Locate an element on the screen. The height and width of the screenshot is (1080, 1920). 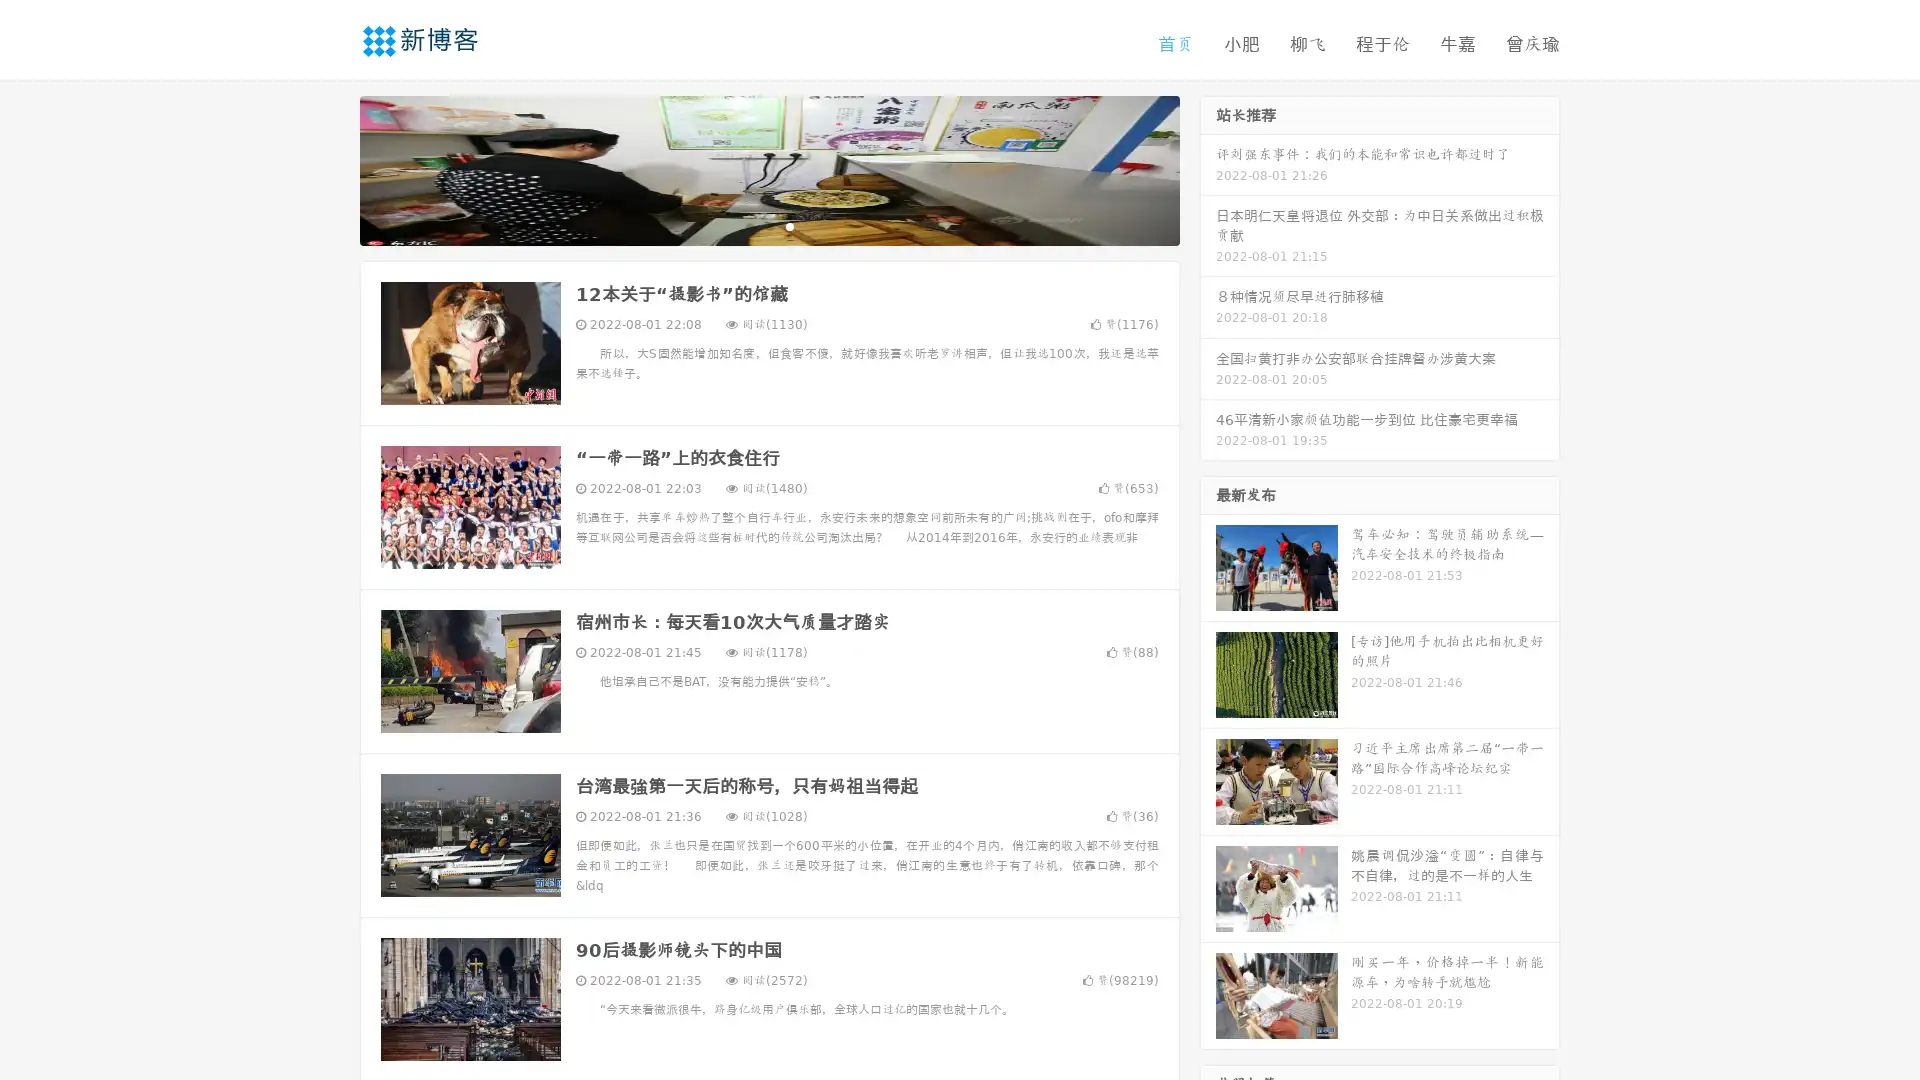
Go to slide 1 is located at coordinates (748, 225).